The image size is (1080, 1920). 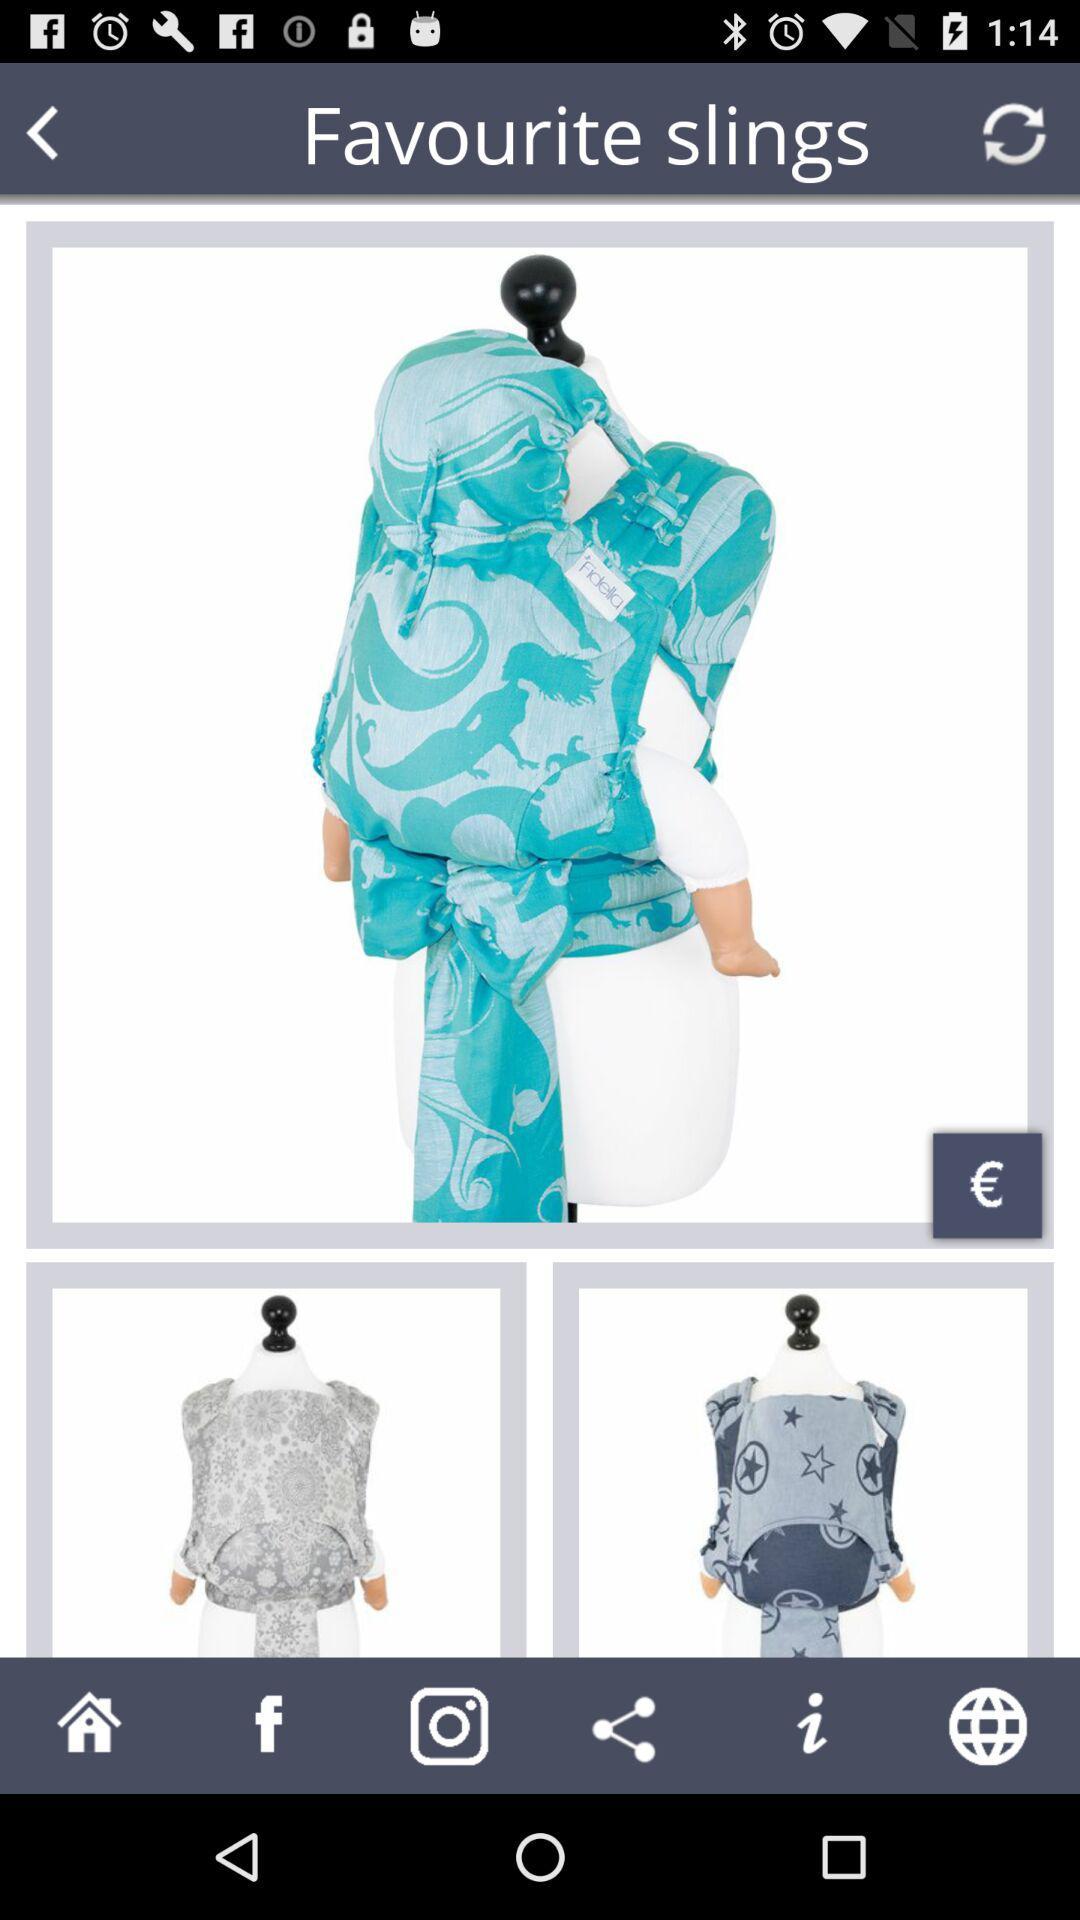 What do you see at coordinates (628, 1846) in the screenshot?
I see `the share icon` at bounding box center [628, 1846].